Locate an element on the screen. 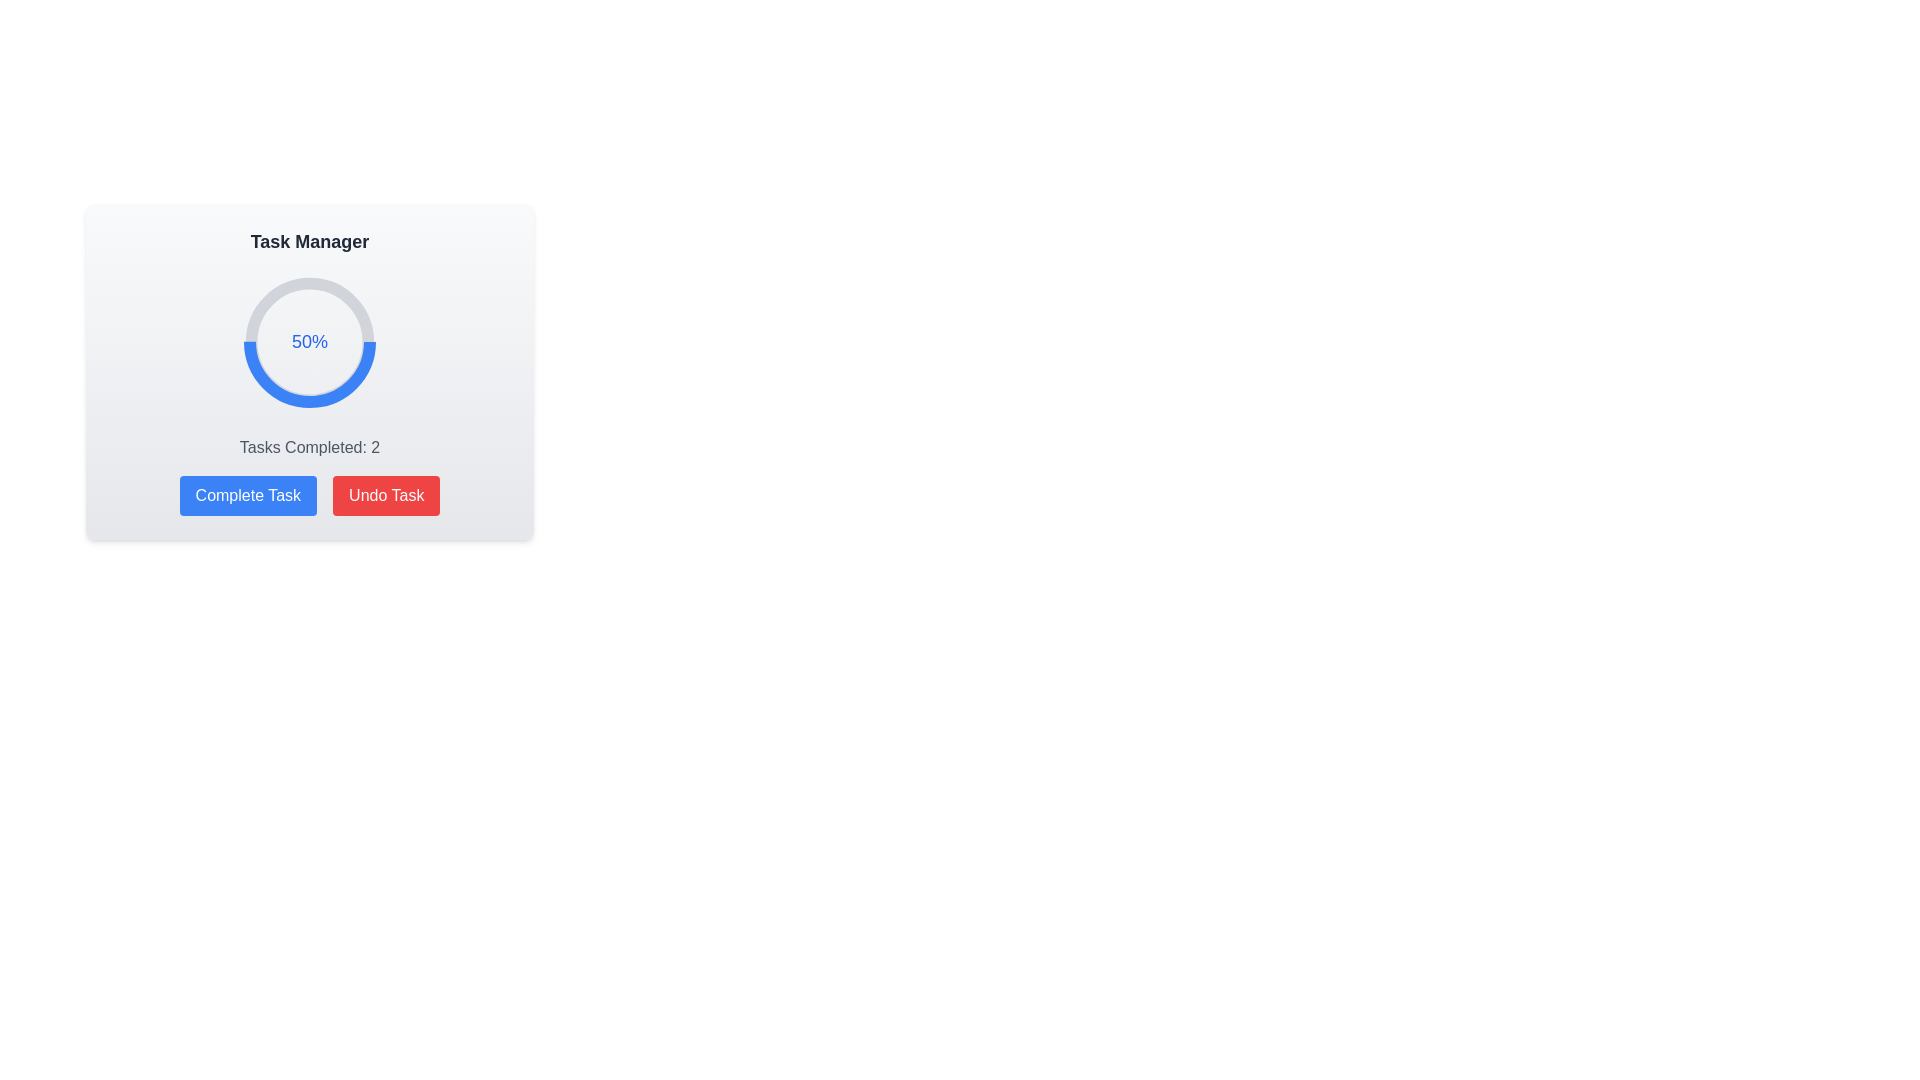 The height and width of the screenshot is (1080, 1920). the Text Label that serves as the header or title of the panel, indicating the main subject of the section below it is located at coordinates (309, 241).